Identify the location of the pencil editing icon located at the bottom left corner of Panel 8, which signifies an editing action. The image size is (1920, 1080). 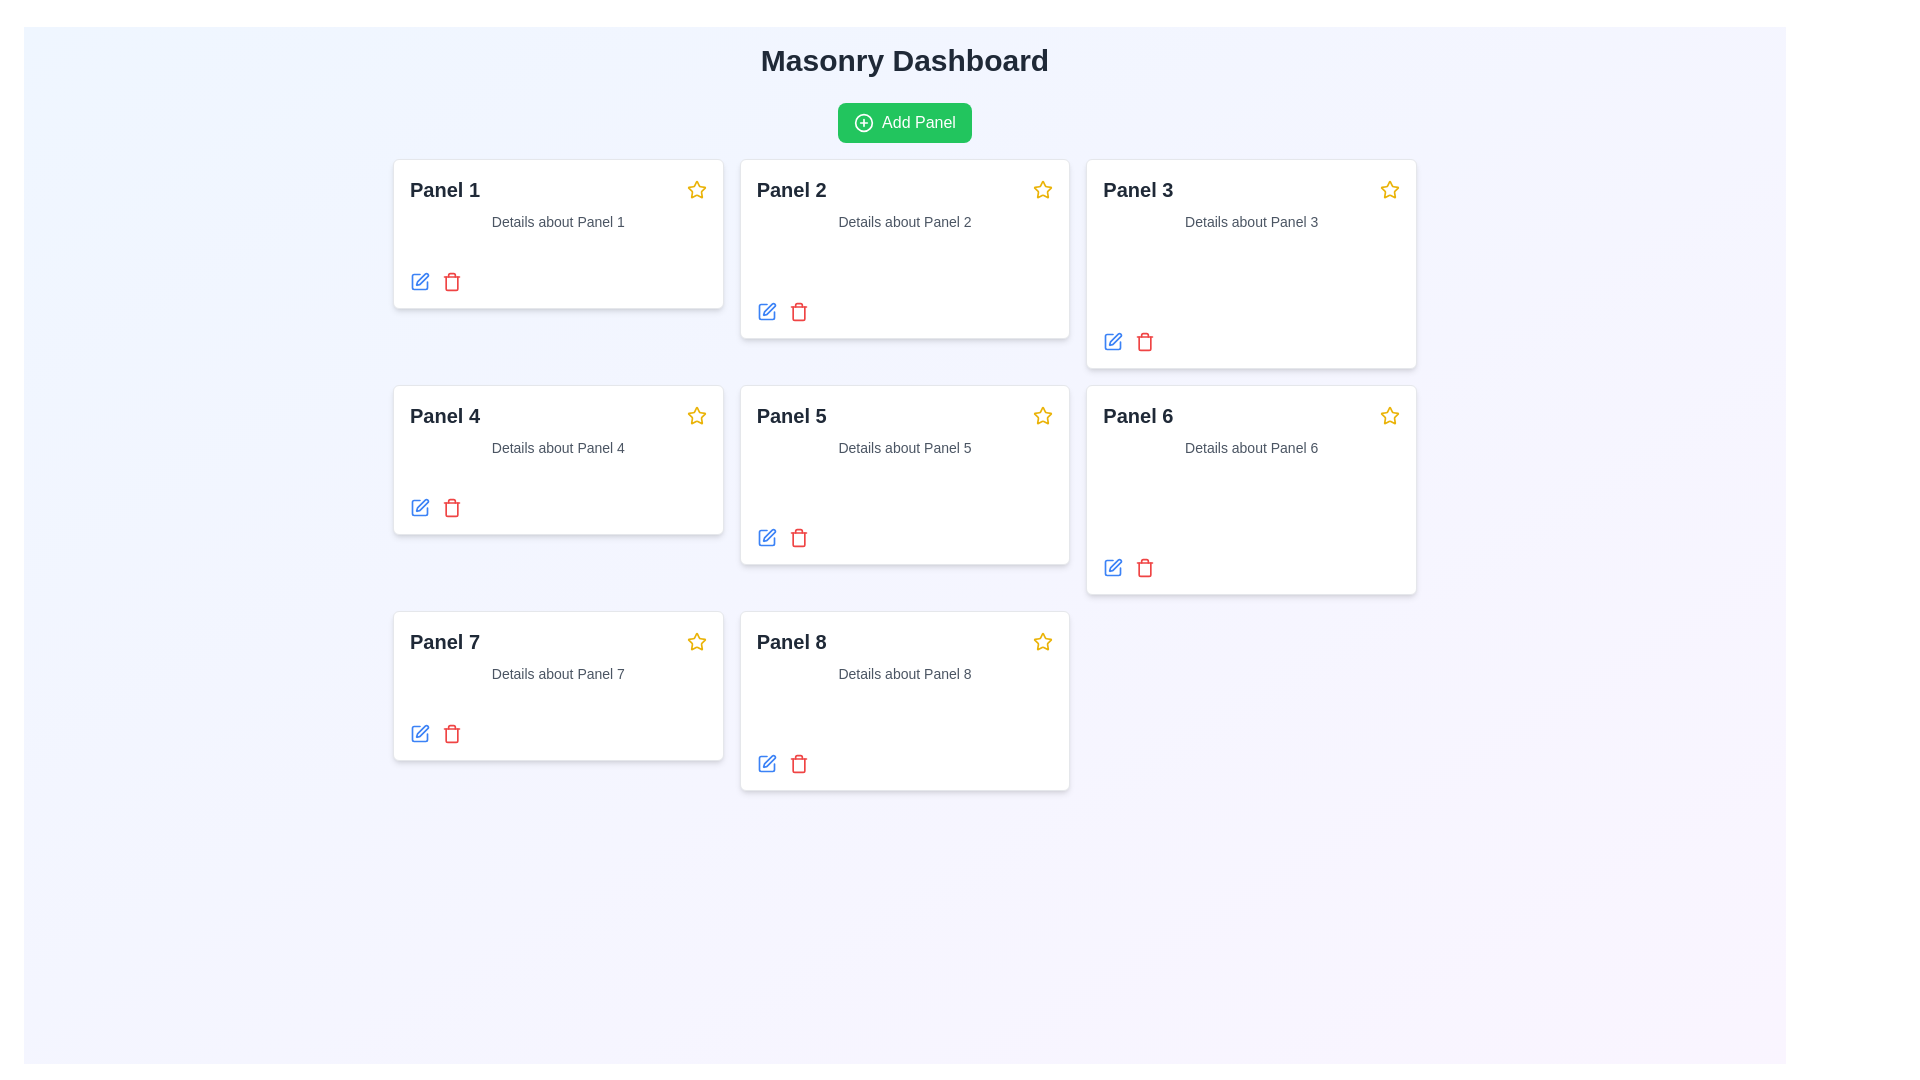
(768, 761).